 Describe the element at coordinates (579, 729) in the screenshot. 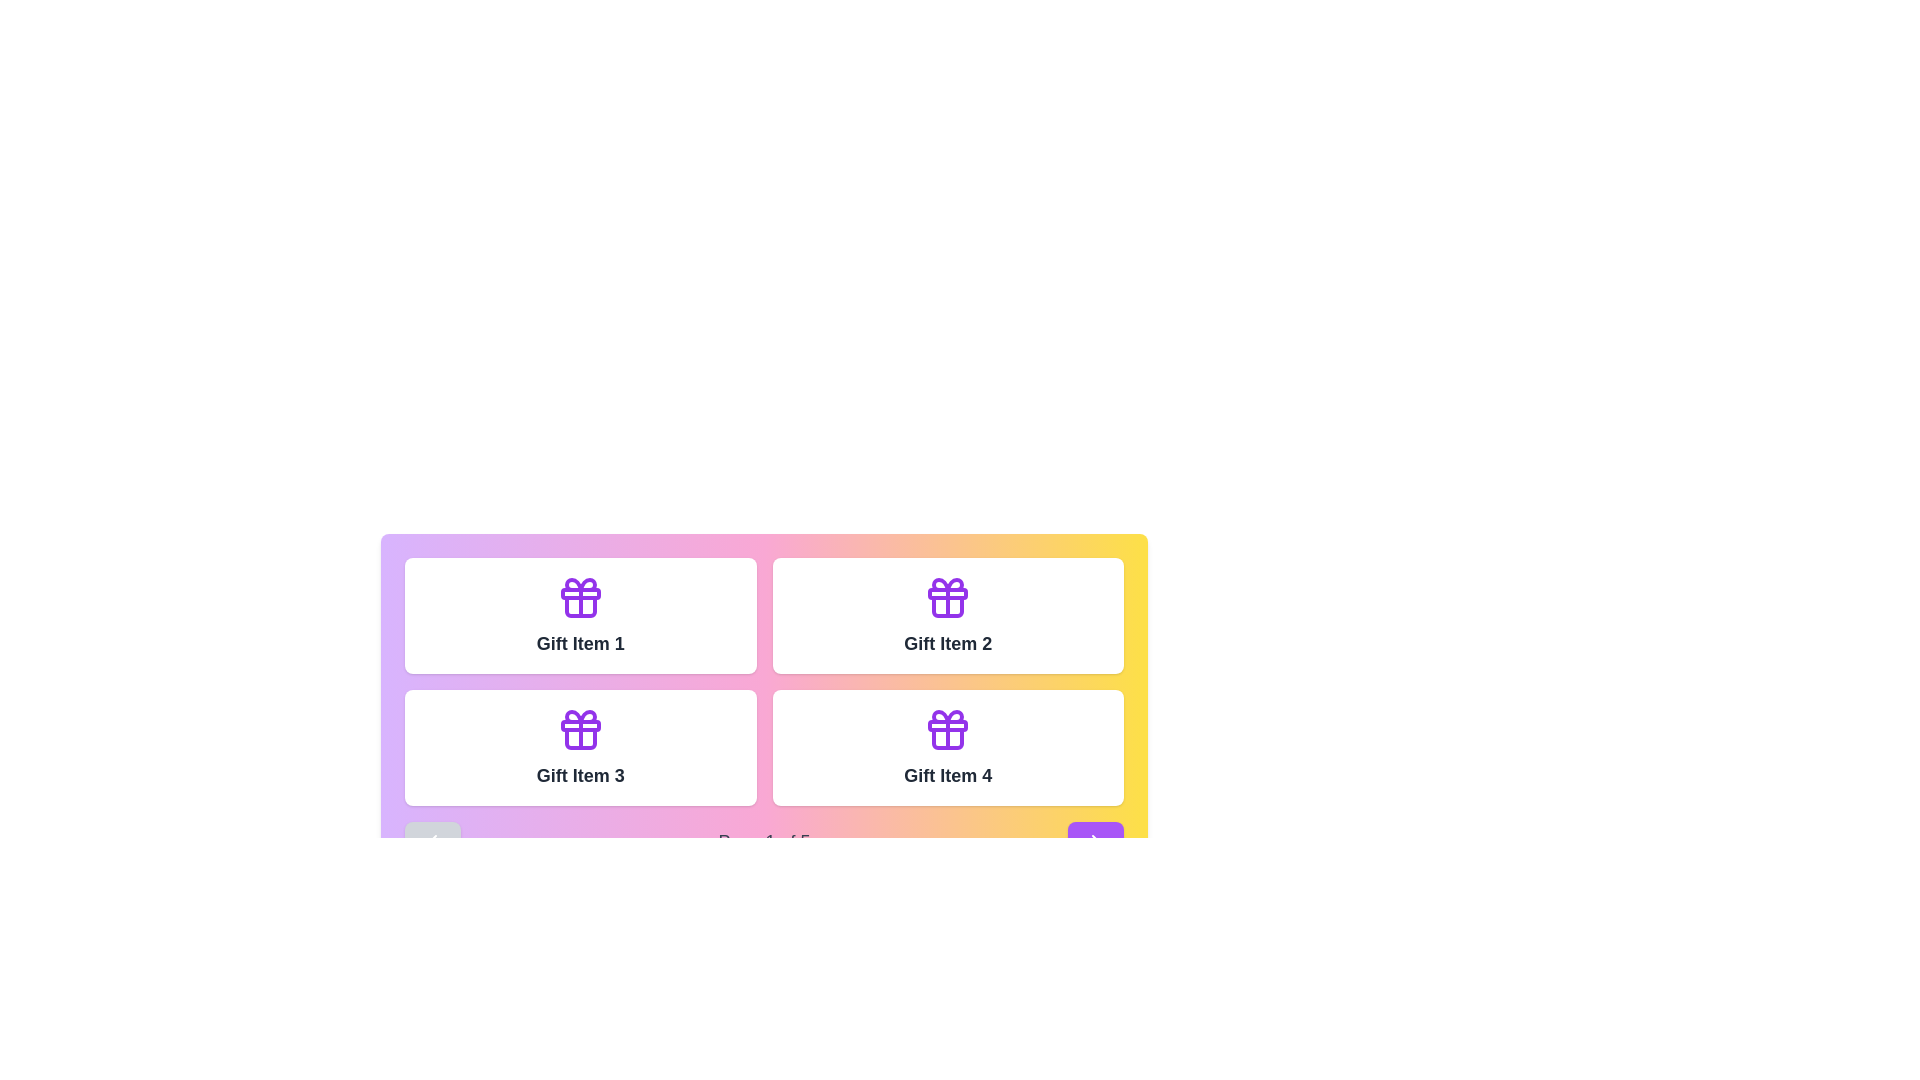

I see `the gift icon located in the first column of the second row of a grid of white cards, positioned above the label 'Gift Item 3'` at that location.